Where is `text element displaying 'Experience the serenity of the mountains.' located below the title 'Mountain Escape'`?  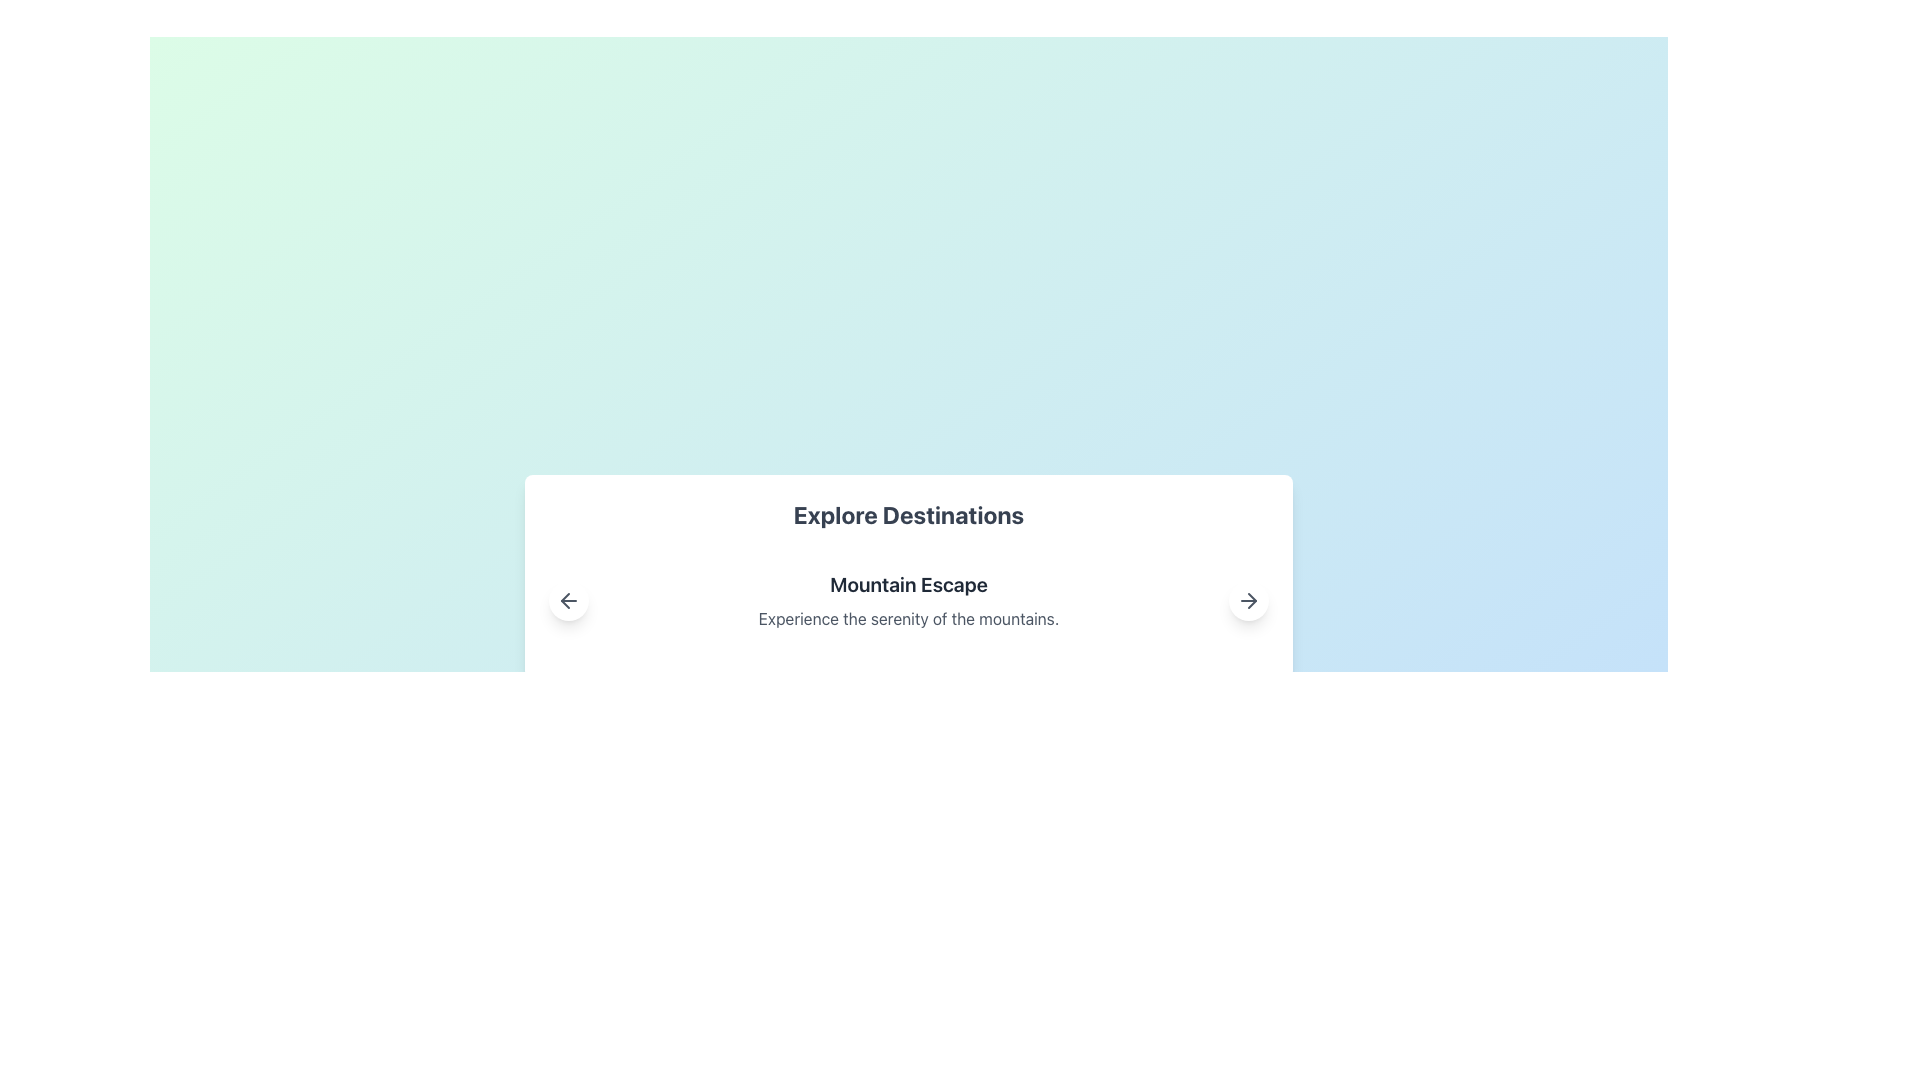 text element displaying 'Experience the serenity of the mountains.' located below the title 'Mountain Escape' is located at coordinates (907, 617).